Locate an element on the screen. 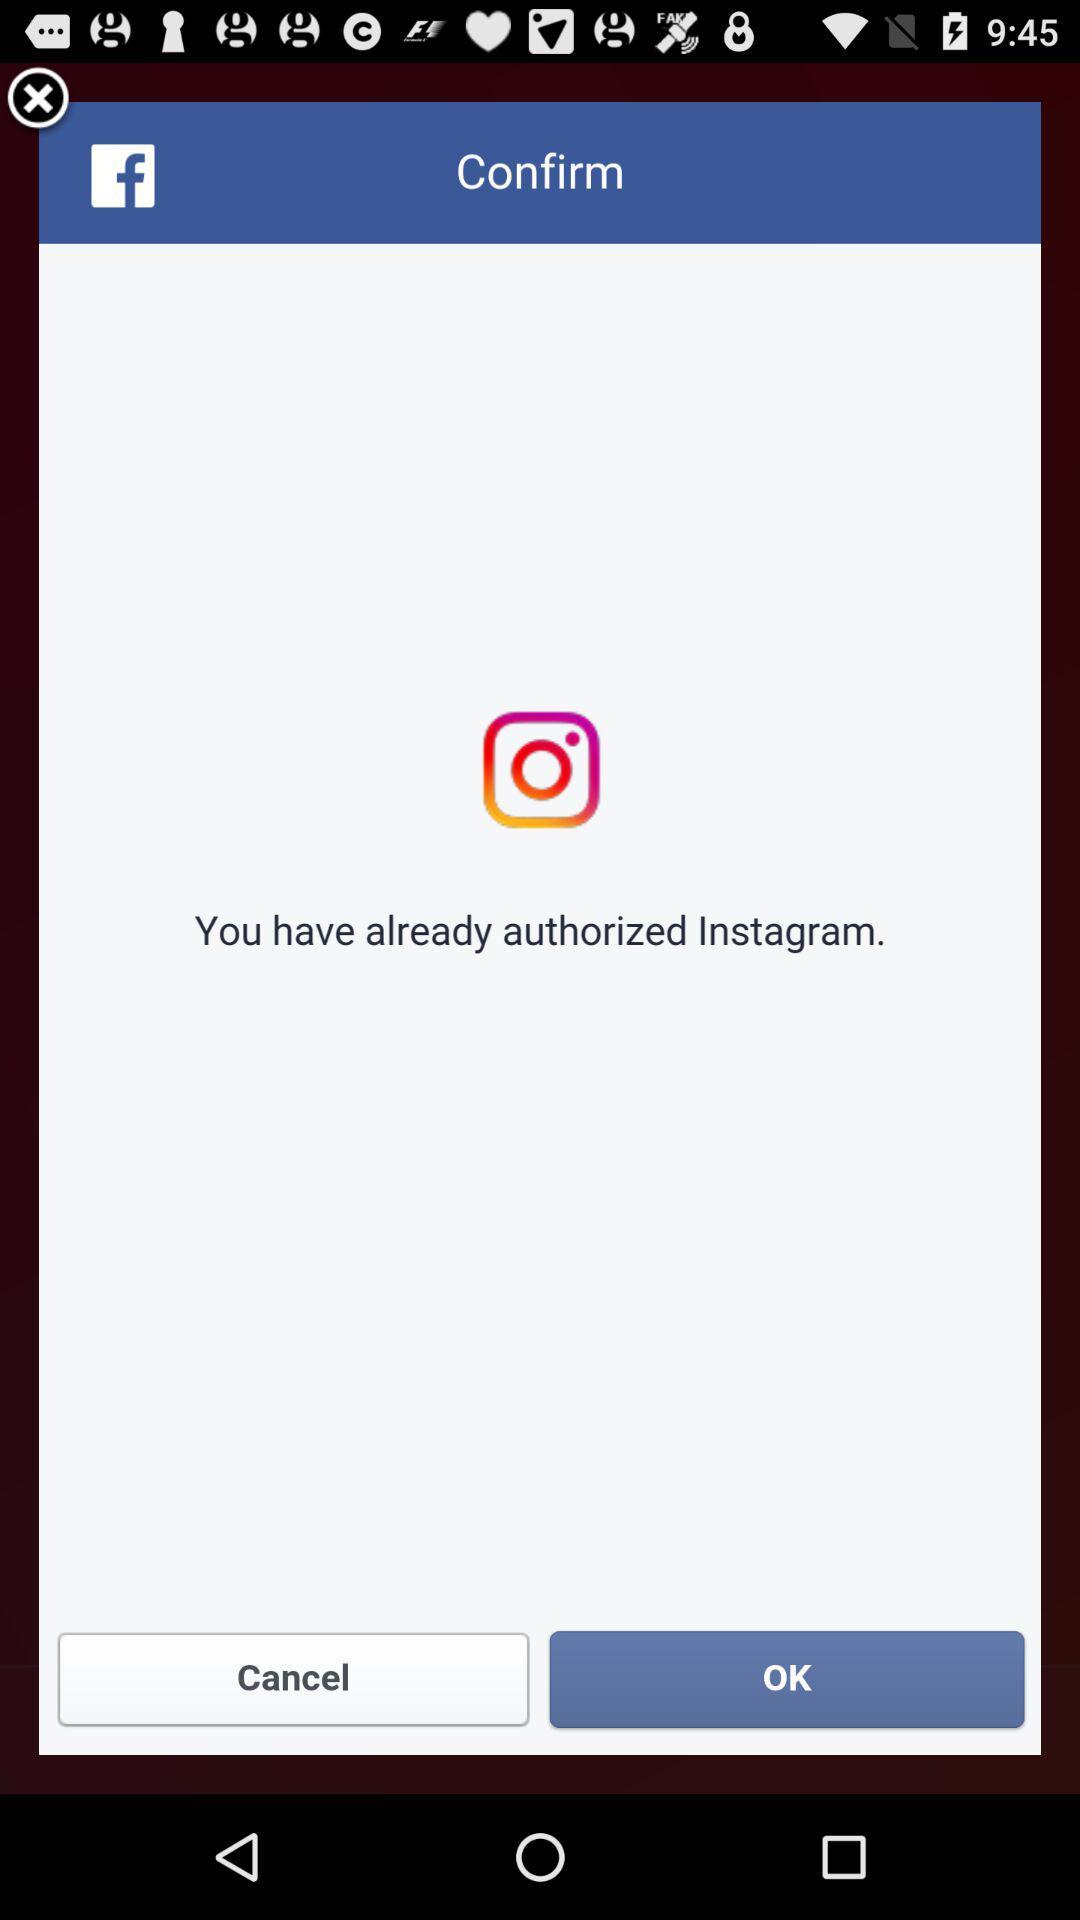  cancel is located at coordinates (38, 100).